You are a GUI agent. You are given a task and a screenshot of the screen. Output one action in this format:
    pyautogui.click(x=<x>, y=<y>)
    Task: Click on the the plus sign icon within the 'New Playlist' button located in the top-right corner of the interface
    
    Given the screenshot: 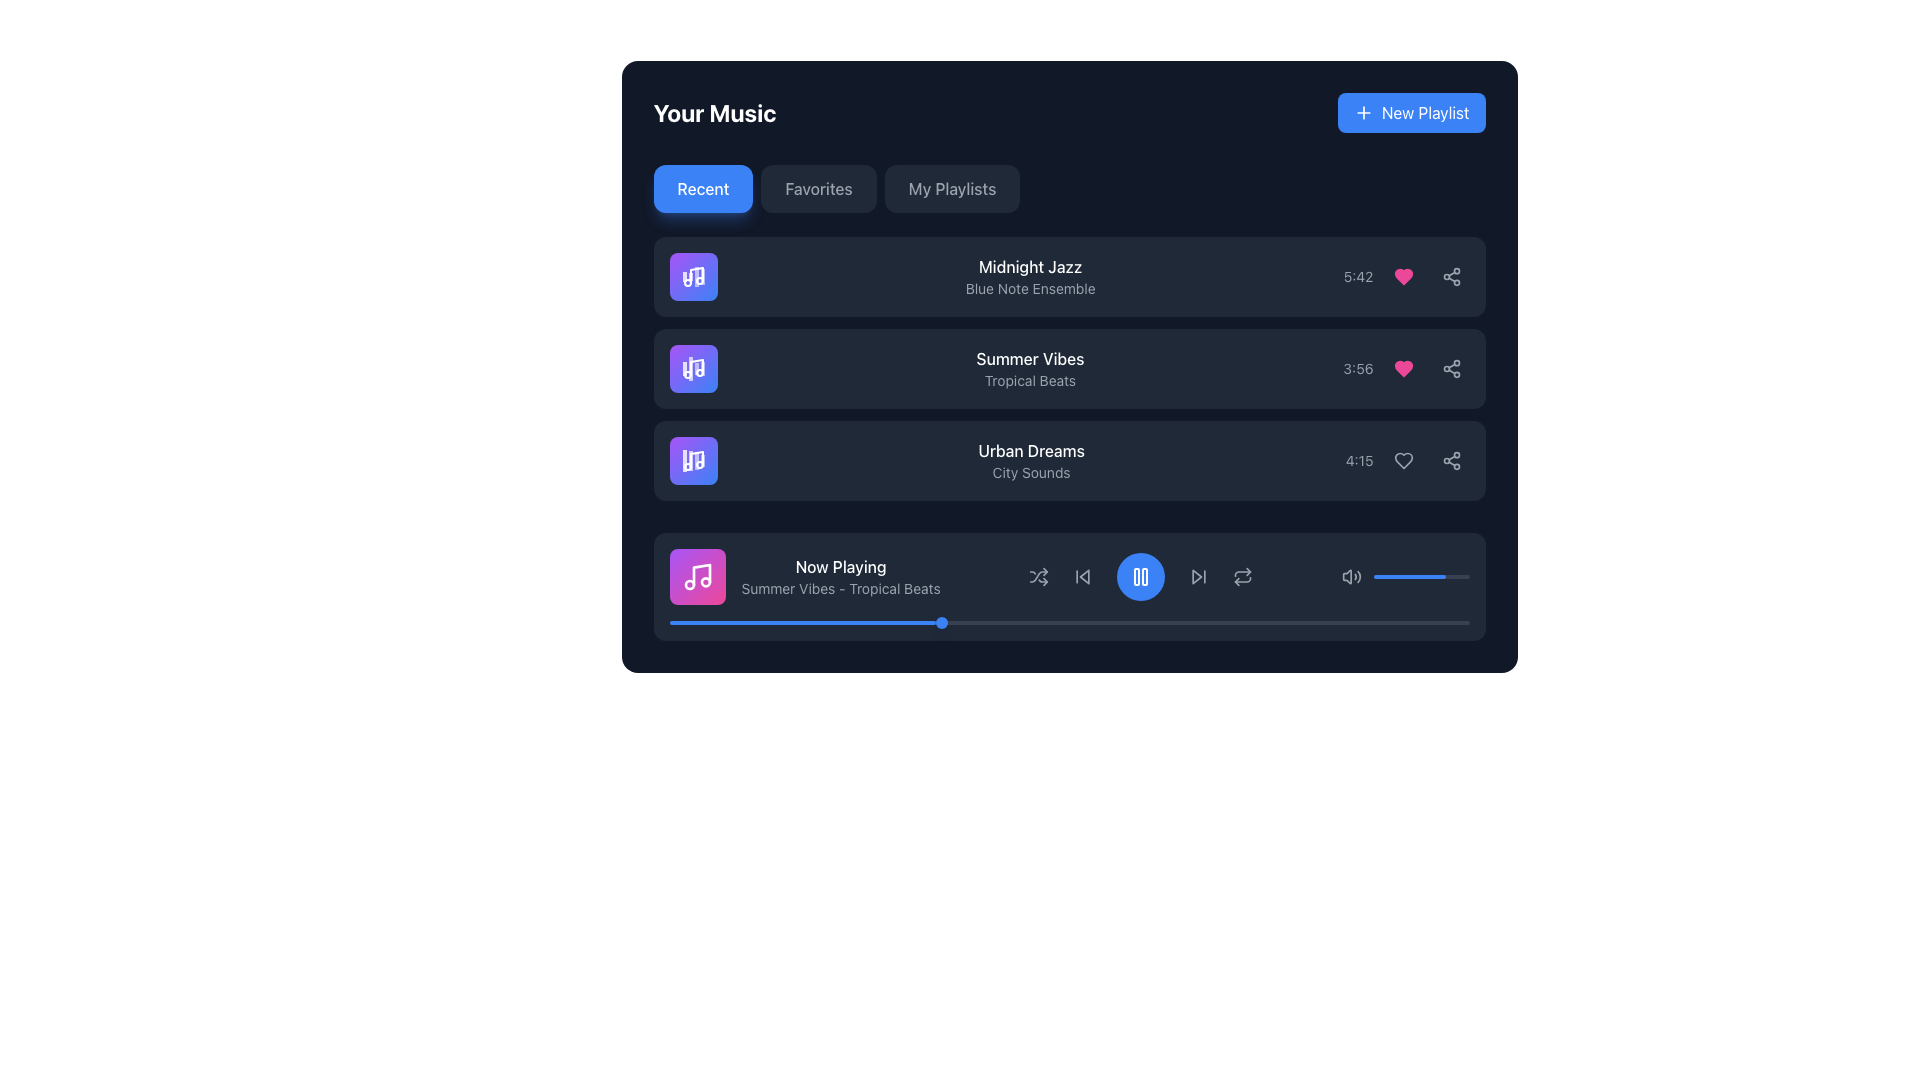 What is the action you would take?
    pyautogui.click(x=1362, y=112)
    